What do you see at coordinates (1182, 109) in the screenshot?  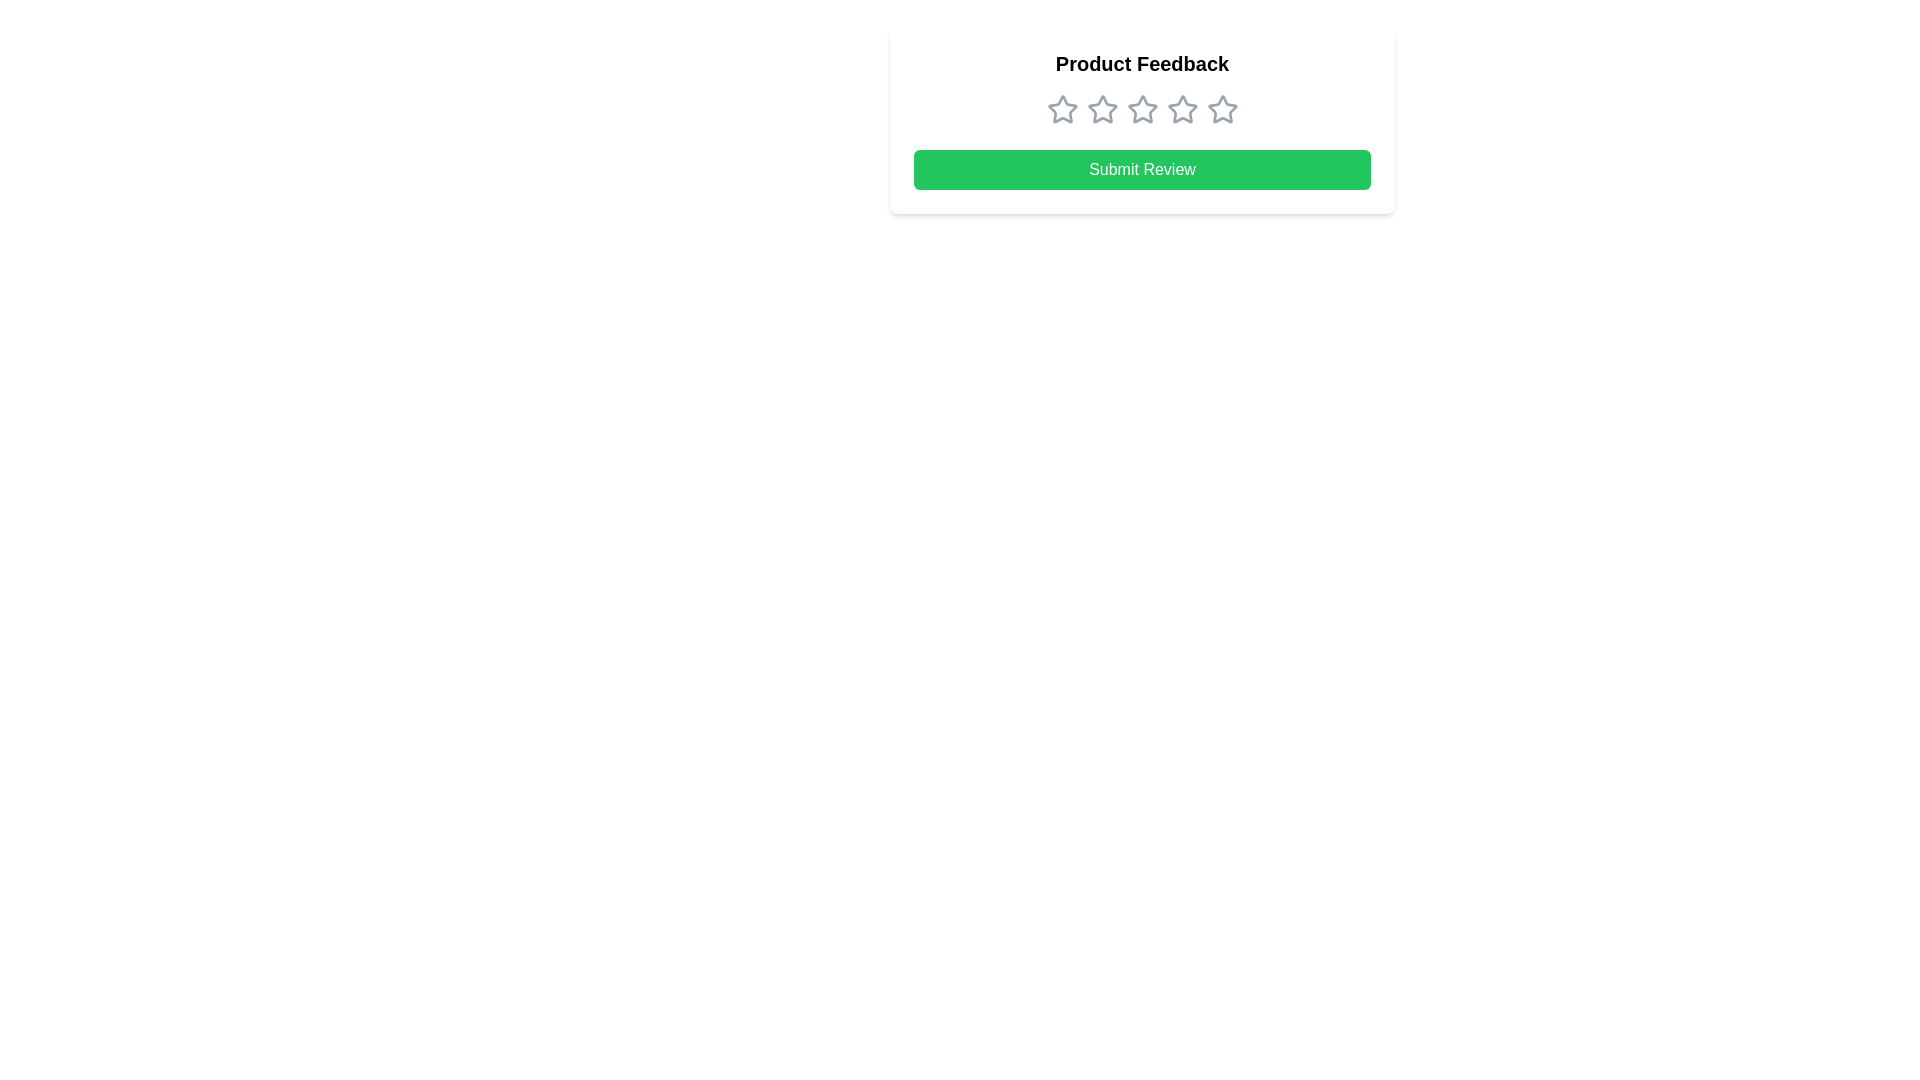 I see `the third star in the rating component under the 'Product Feedback' label` at bounding box center [1182, 109].